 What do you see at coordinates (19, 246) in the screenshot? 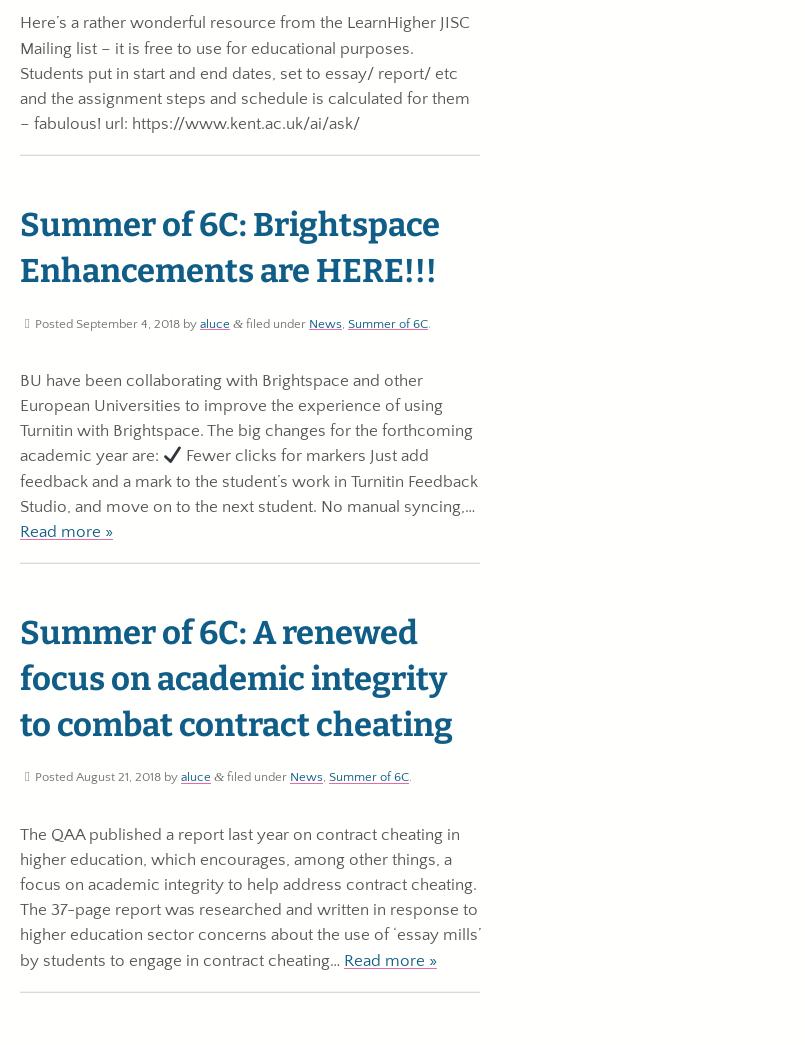
I see `'Summer of 6C: Brightspace Enhancements are HERE!!!'` at bounding box center [19, 246].